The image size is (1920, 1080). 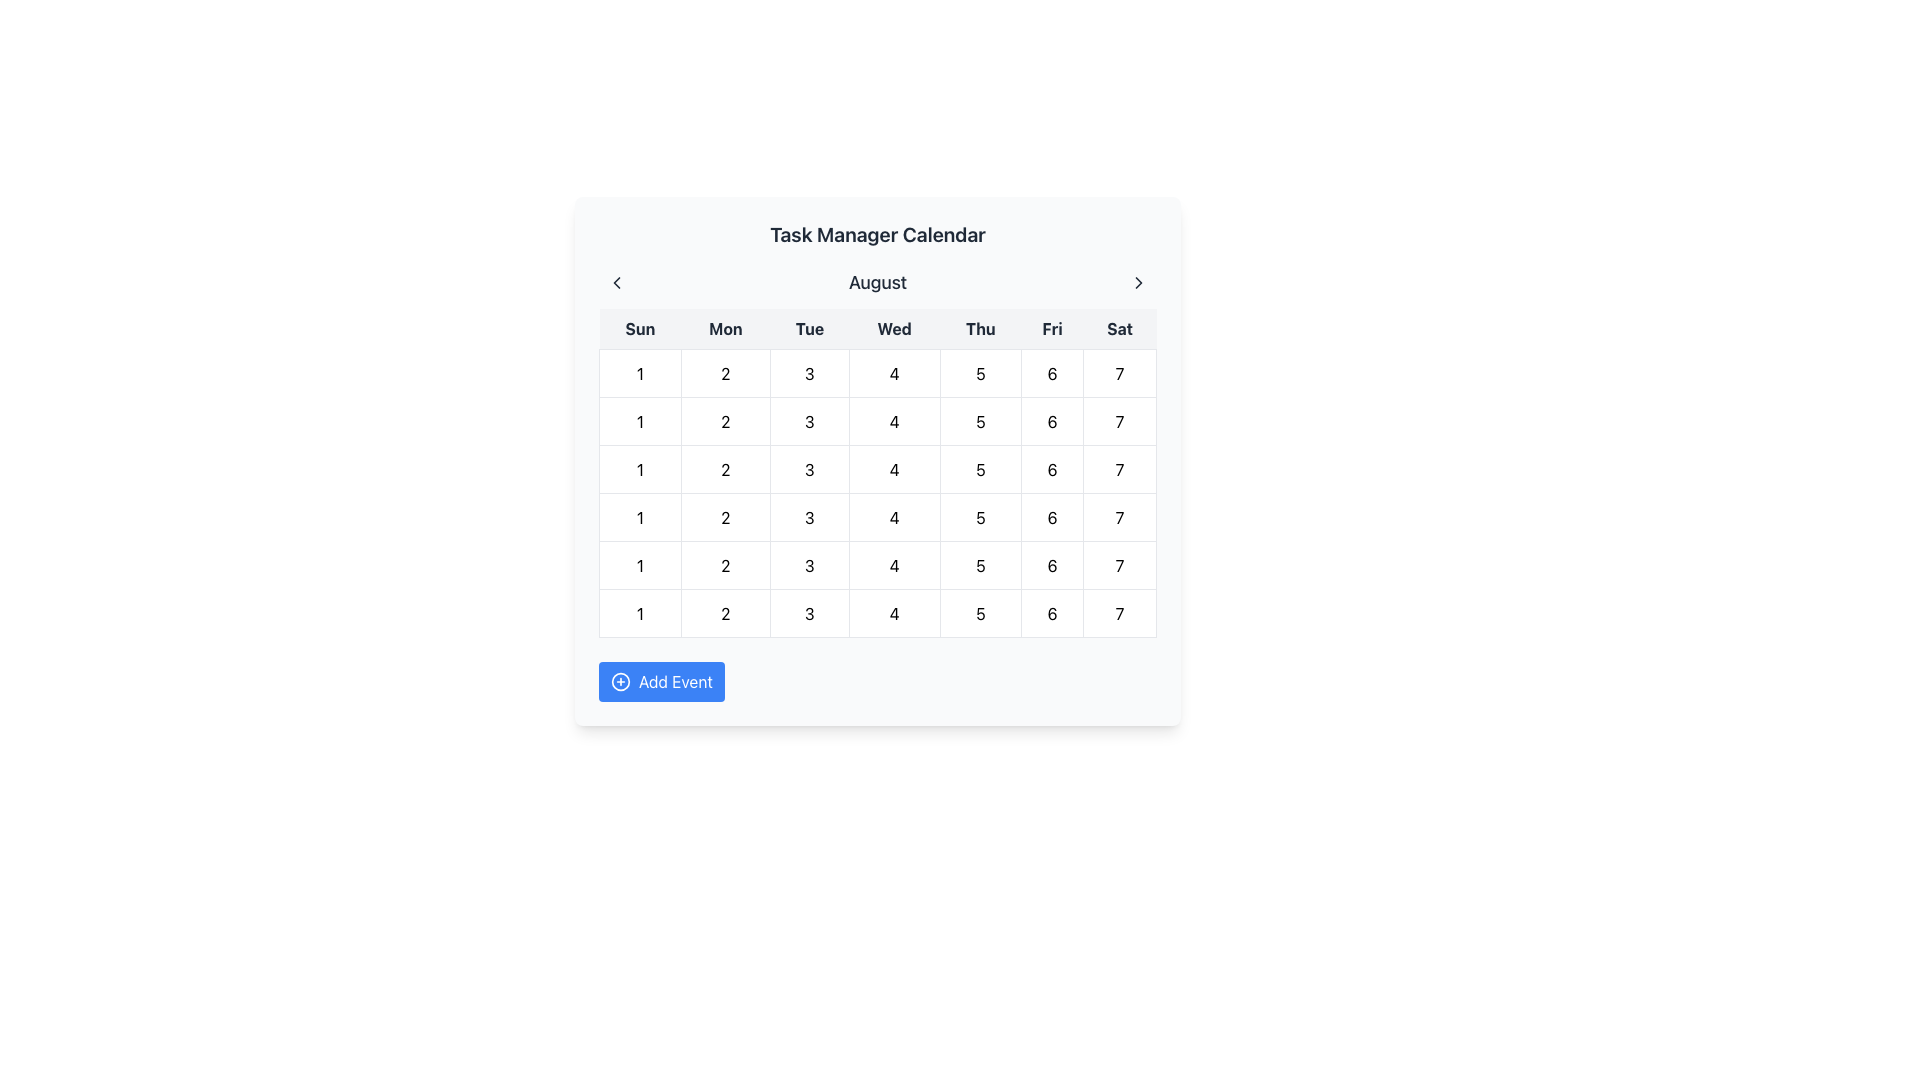 What do you see at coordinates (724, 420) in the screenshot?
I see `the Calendar Day Cell displaying the number '2' in the first row, second column of the calendar grid` at bounding box center [724, 420].